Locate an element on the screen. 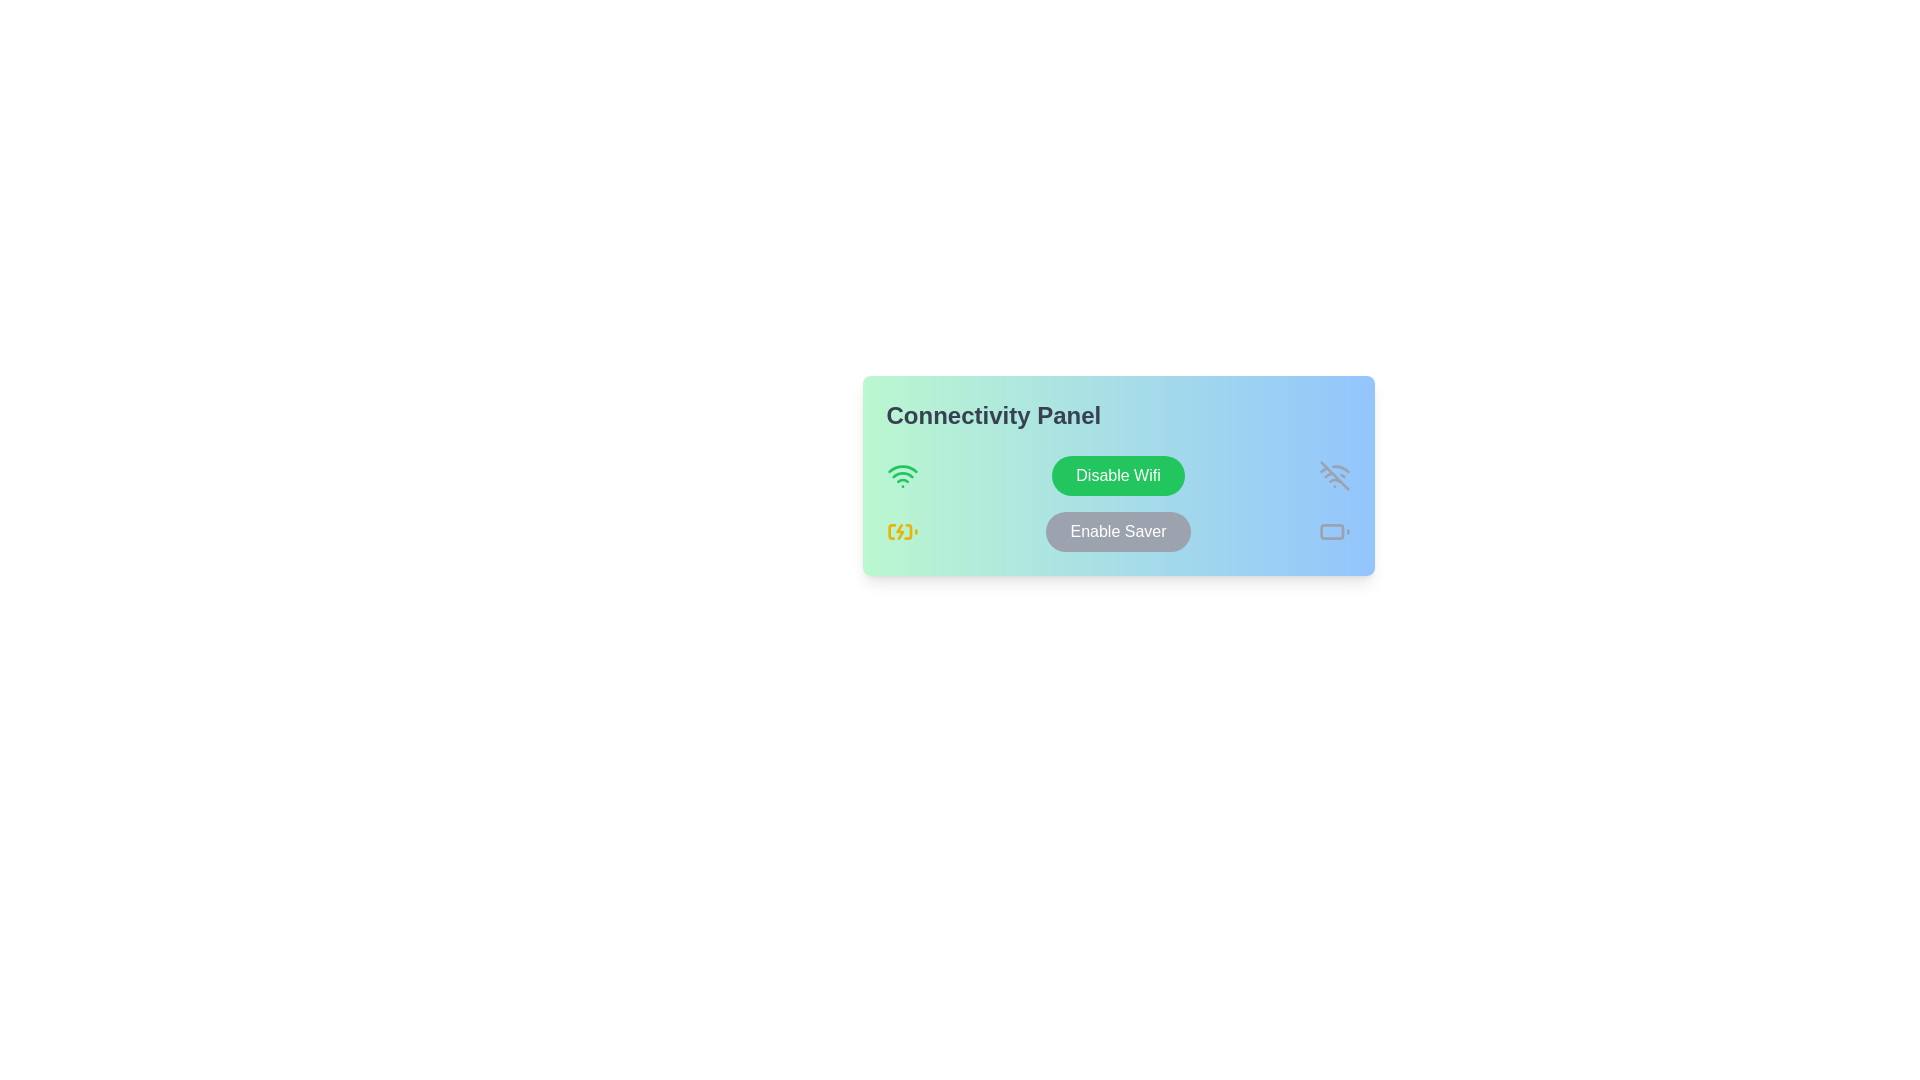 The image size is (1920, 1080). the heading or title text element located at the left side of the gradient-colored panel, providing context about the functionalities below it is located at coordinates (993, 415).